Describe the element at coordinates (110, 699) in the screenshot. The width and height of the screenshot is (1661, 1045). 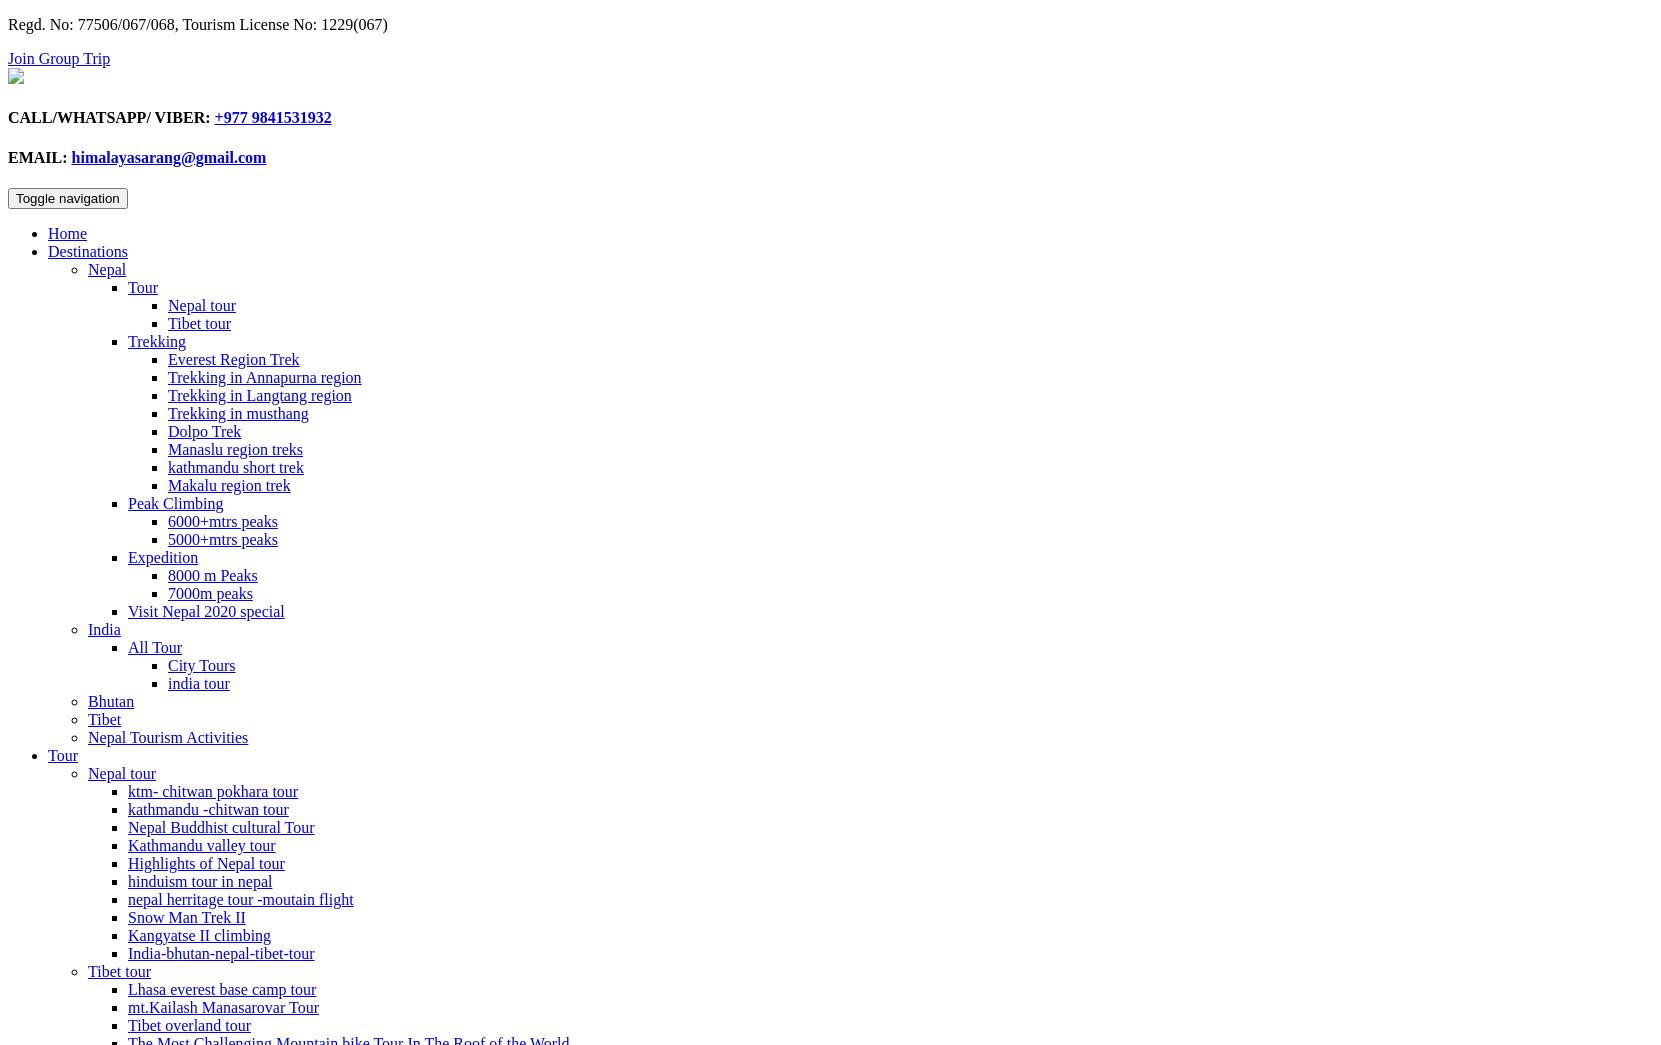
I see `'Bhutan'` at that location.